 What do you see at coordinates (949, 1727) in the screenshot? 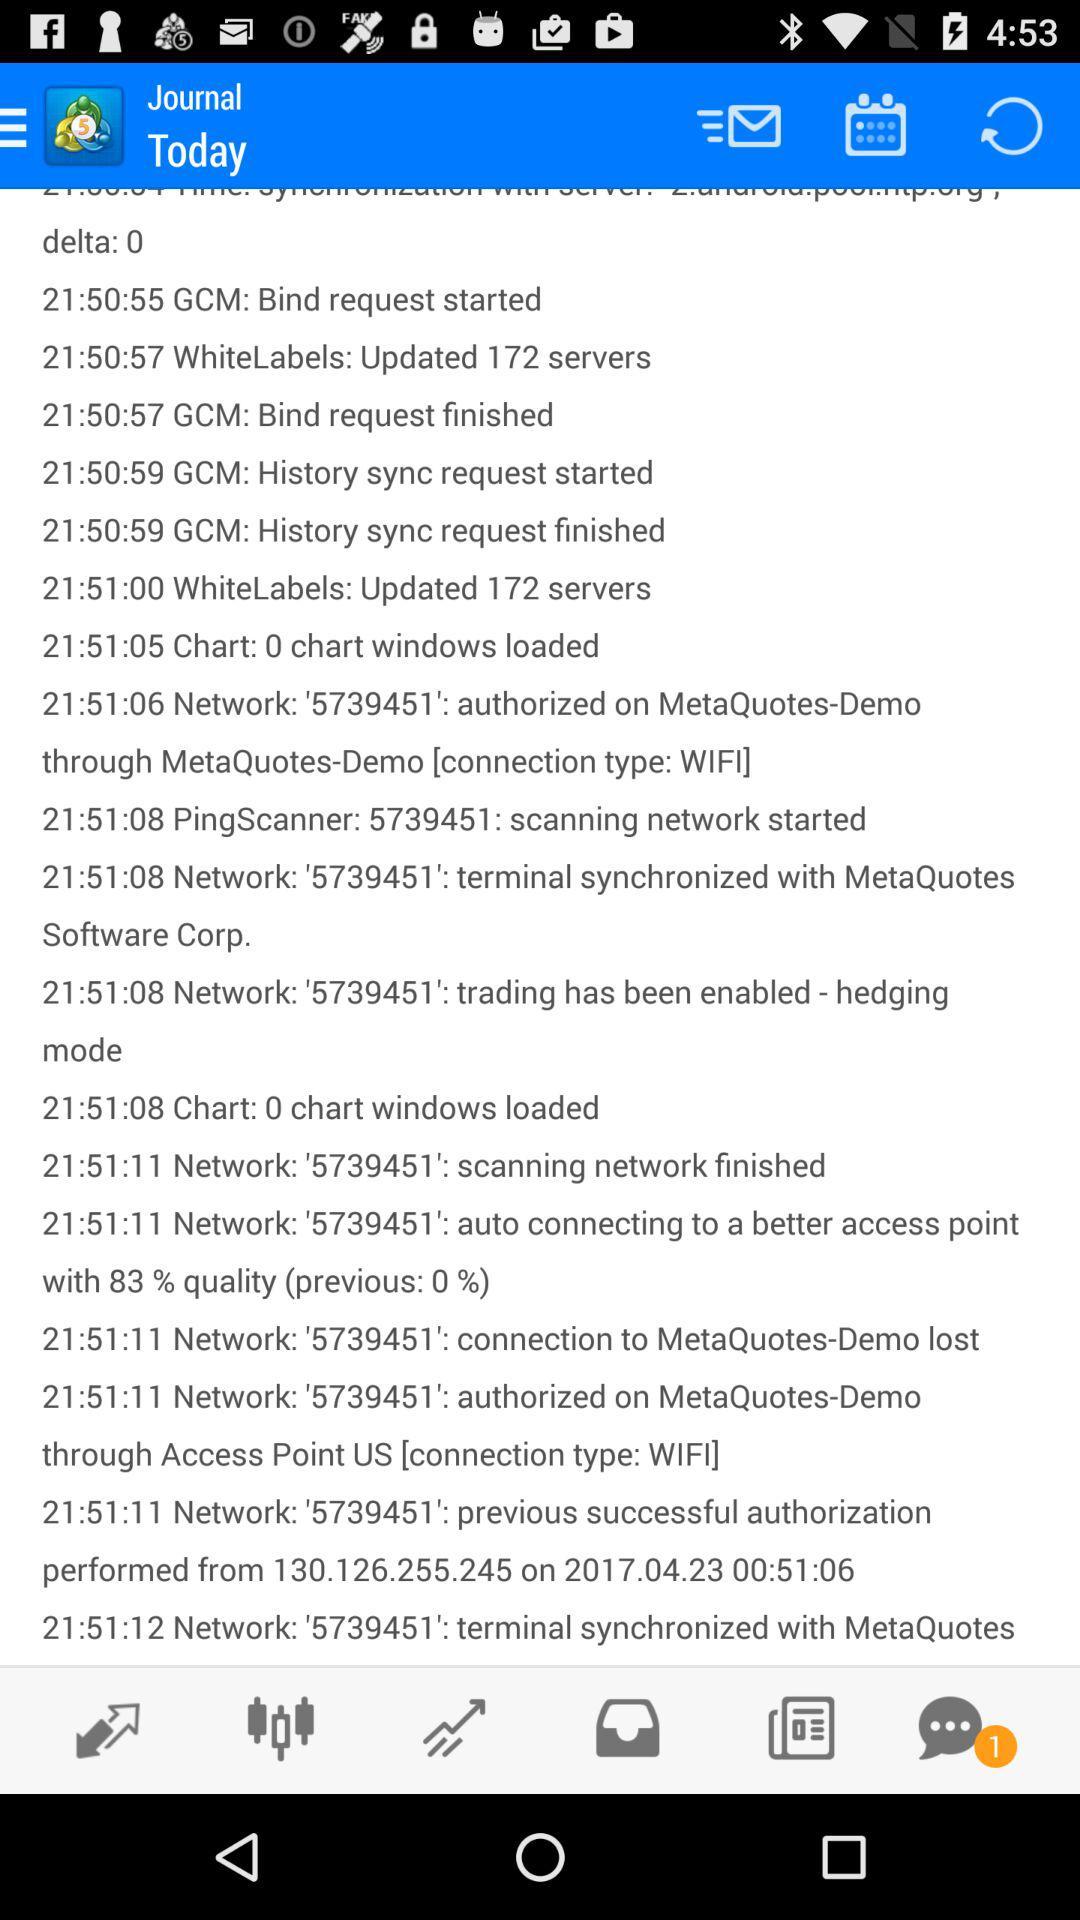
I see `share comments` at bounding box center [949, 1727].